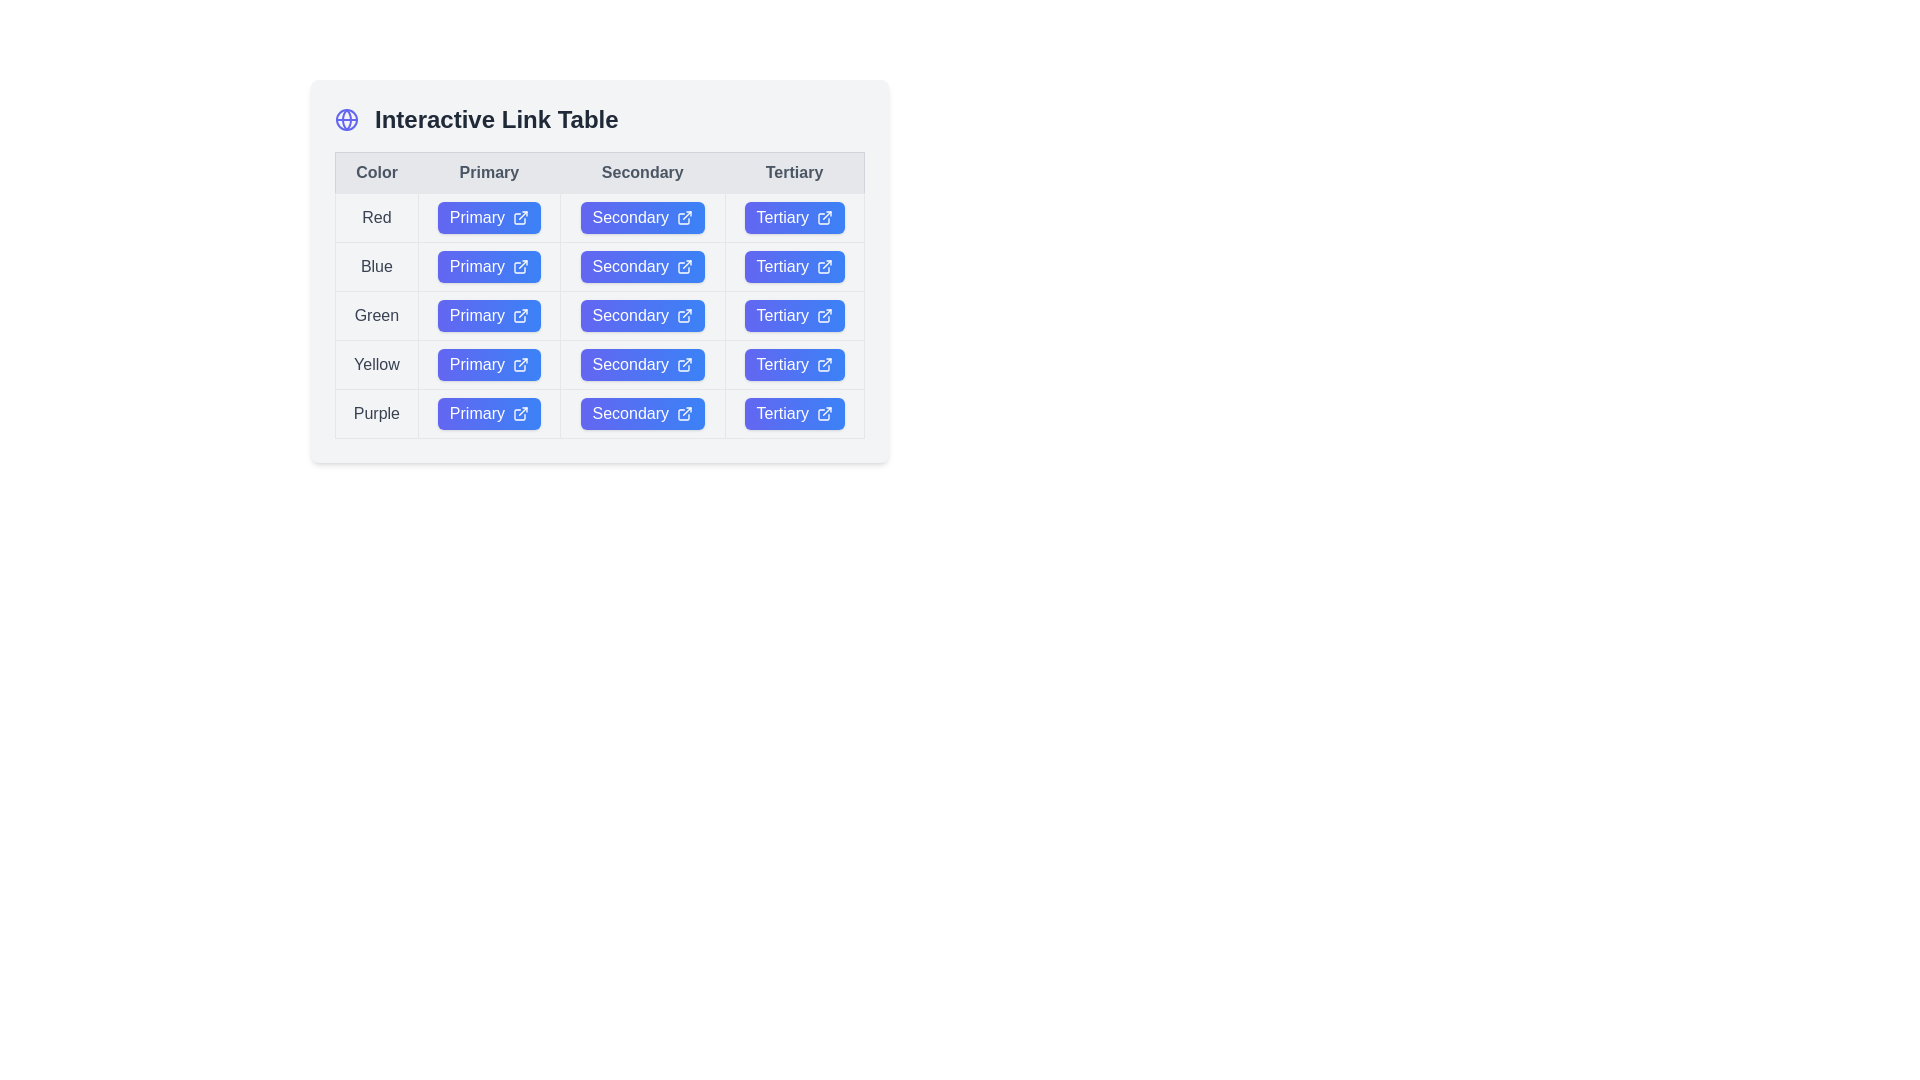 The width and height of the screenshot is (1920, 1080). What do you see at coordinates (793, 218) in the screenshot?
I see `the 'Tertiary' button with a gradient background and white text` at bounding box center [793, 218].